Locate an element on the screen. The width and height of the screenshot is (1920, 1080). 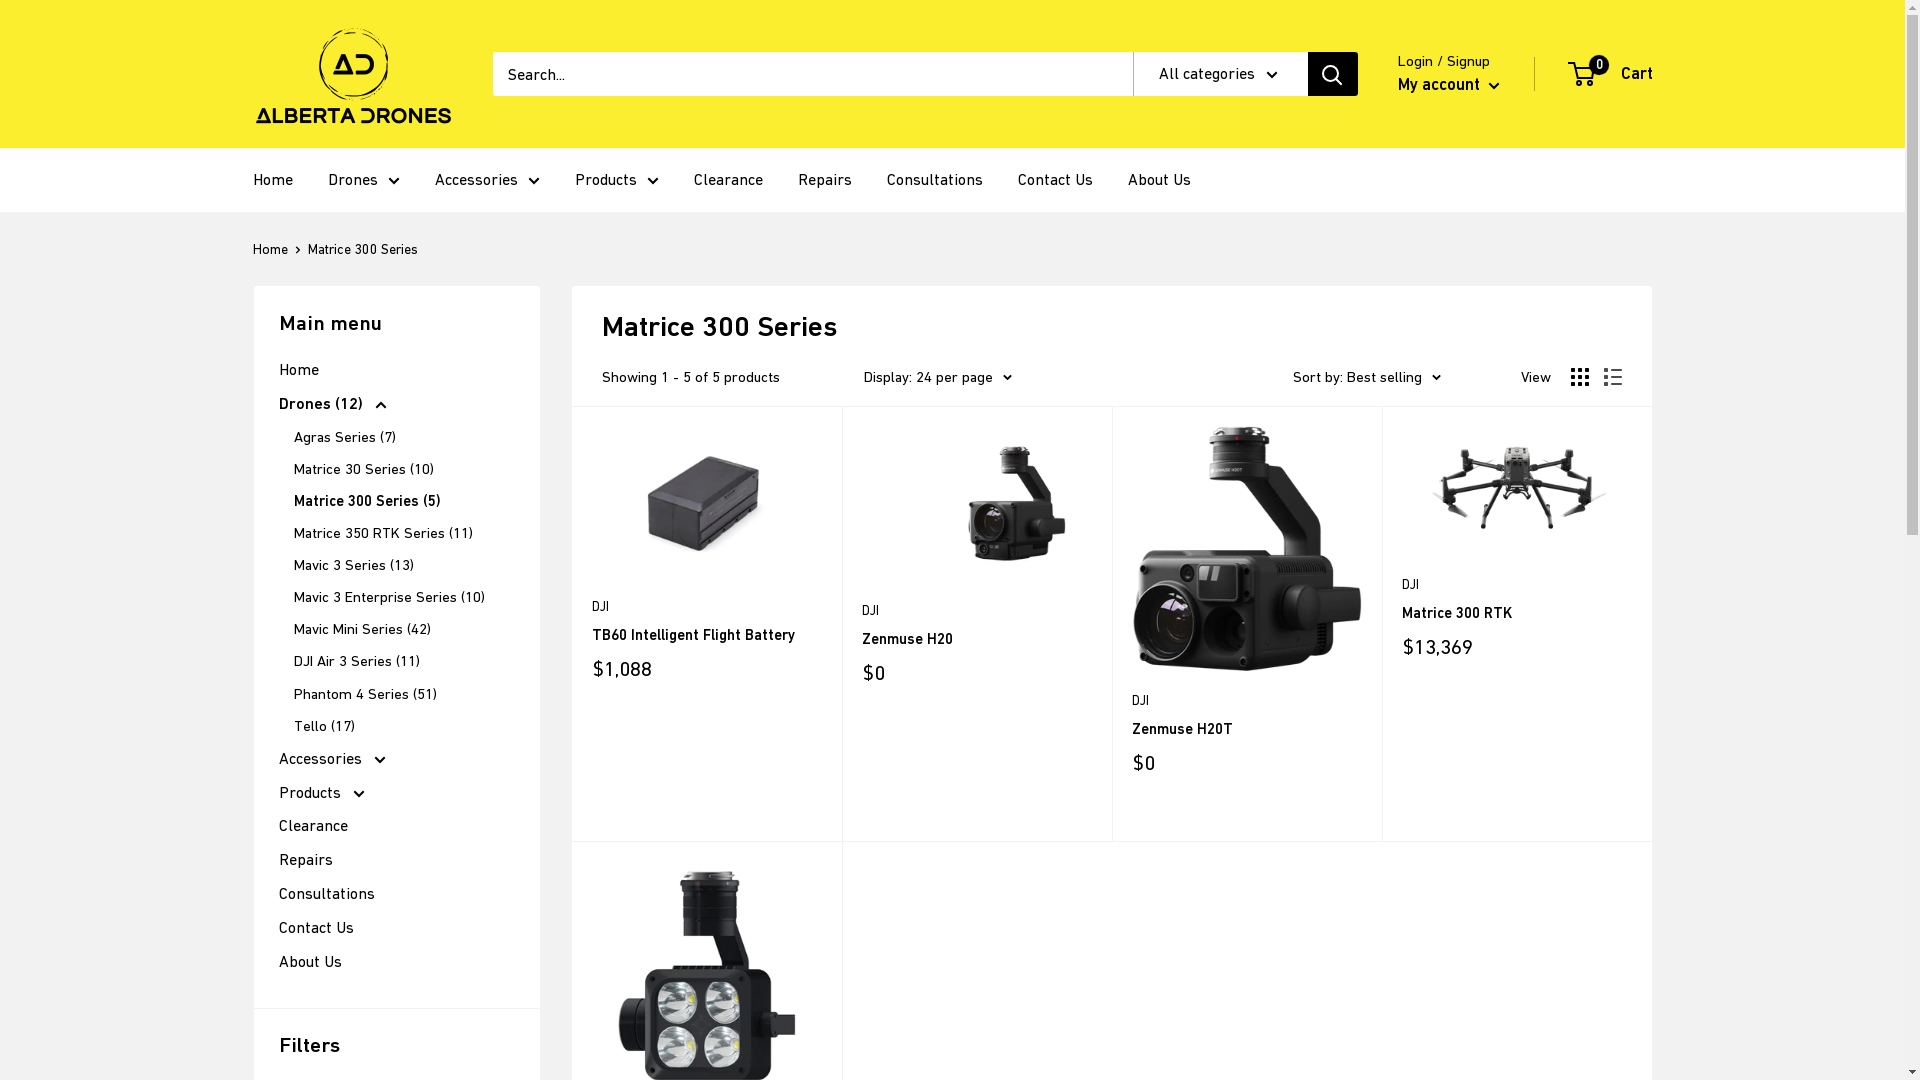
'DJI Air 3 Series (11)' is located at coordinates (292, 660).